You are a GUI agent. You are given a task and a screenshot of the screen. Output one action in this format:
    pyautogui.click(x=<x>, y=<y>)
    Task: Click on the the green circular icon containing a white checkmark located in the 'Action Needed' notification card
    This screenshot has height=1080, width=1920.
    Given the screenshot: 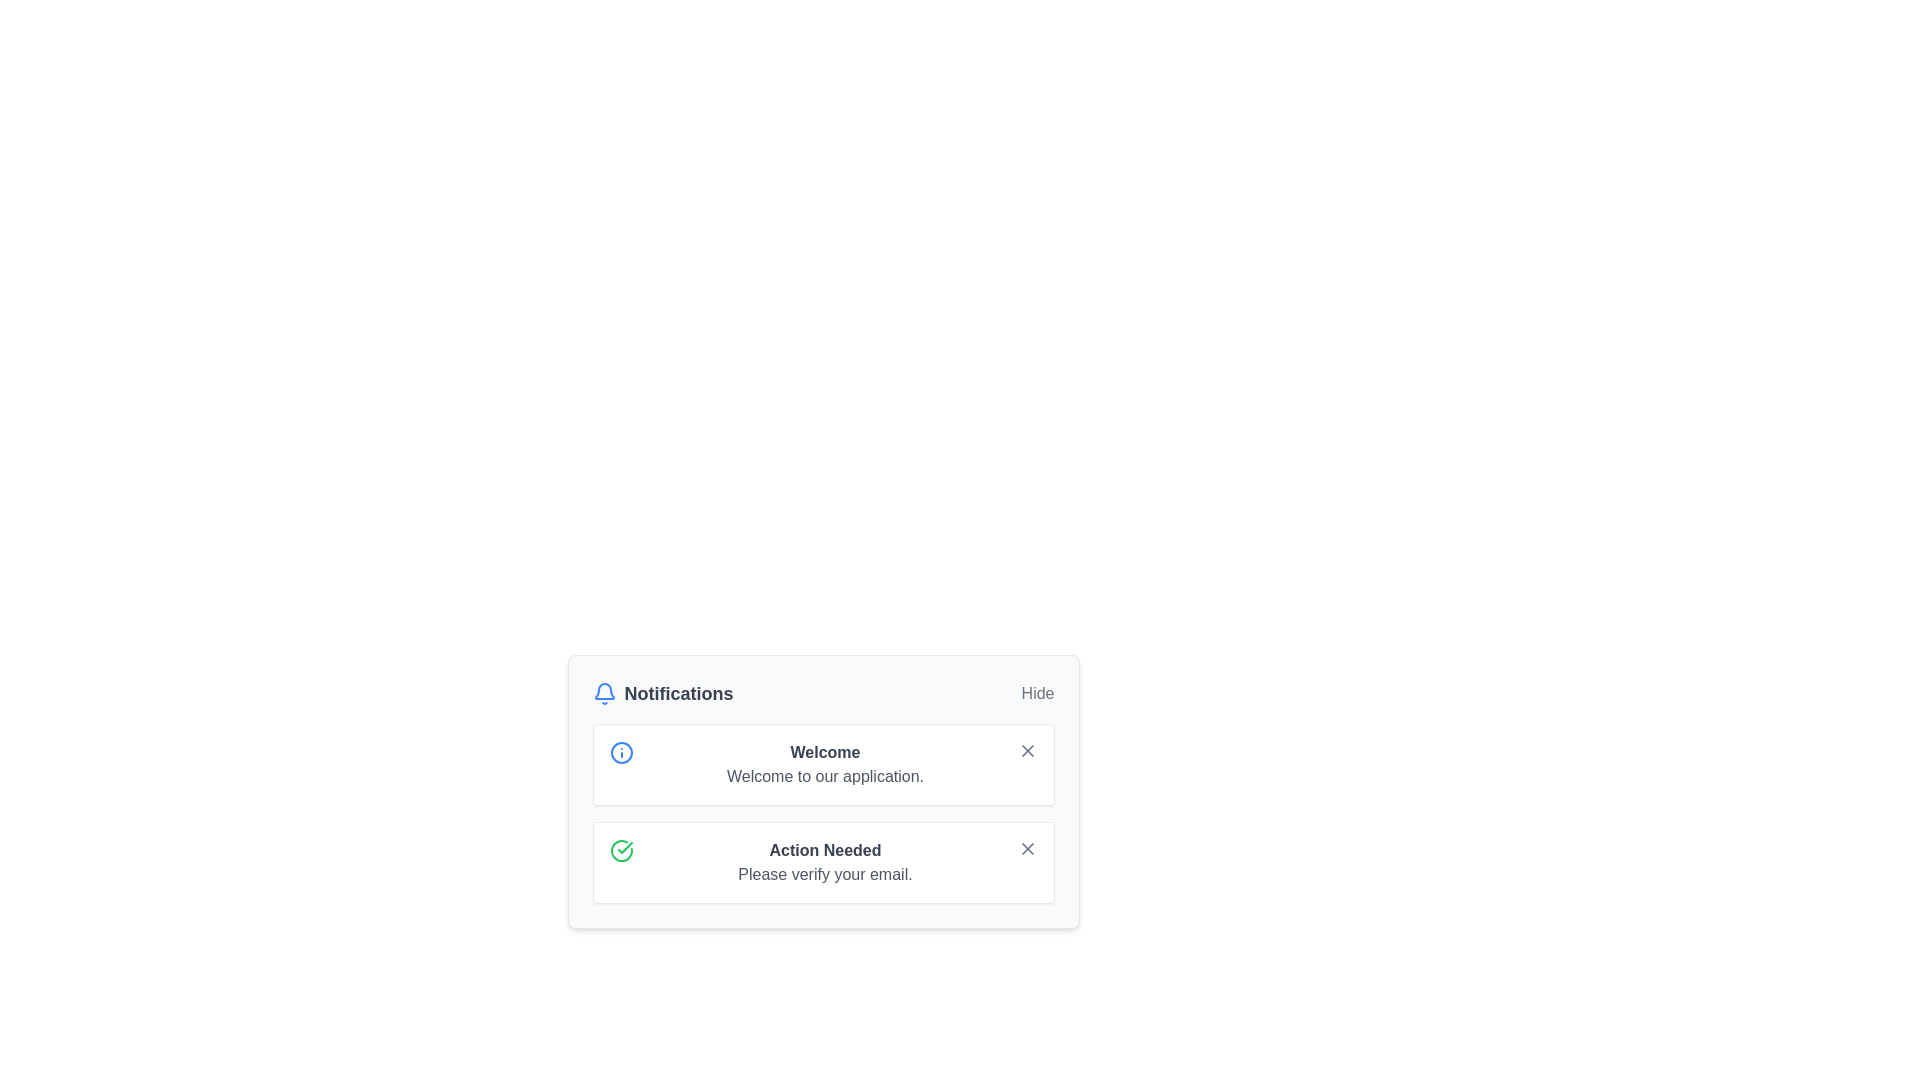 What is the action you would take?
    pyautogui.click(x=620, y=851)
    